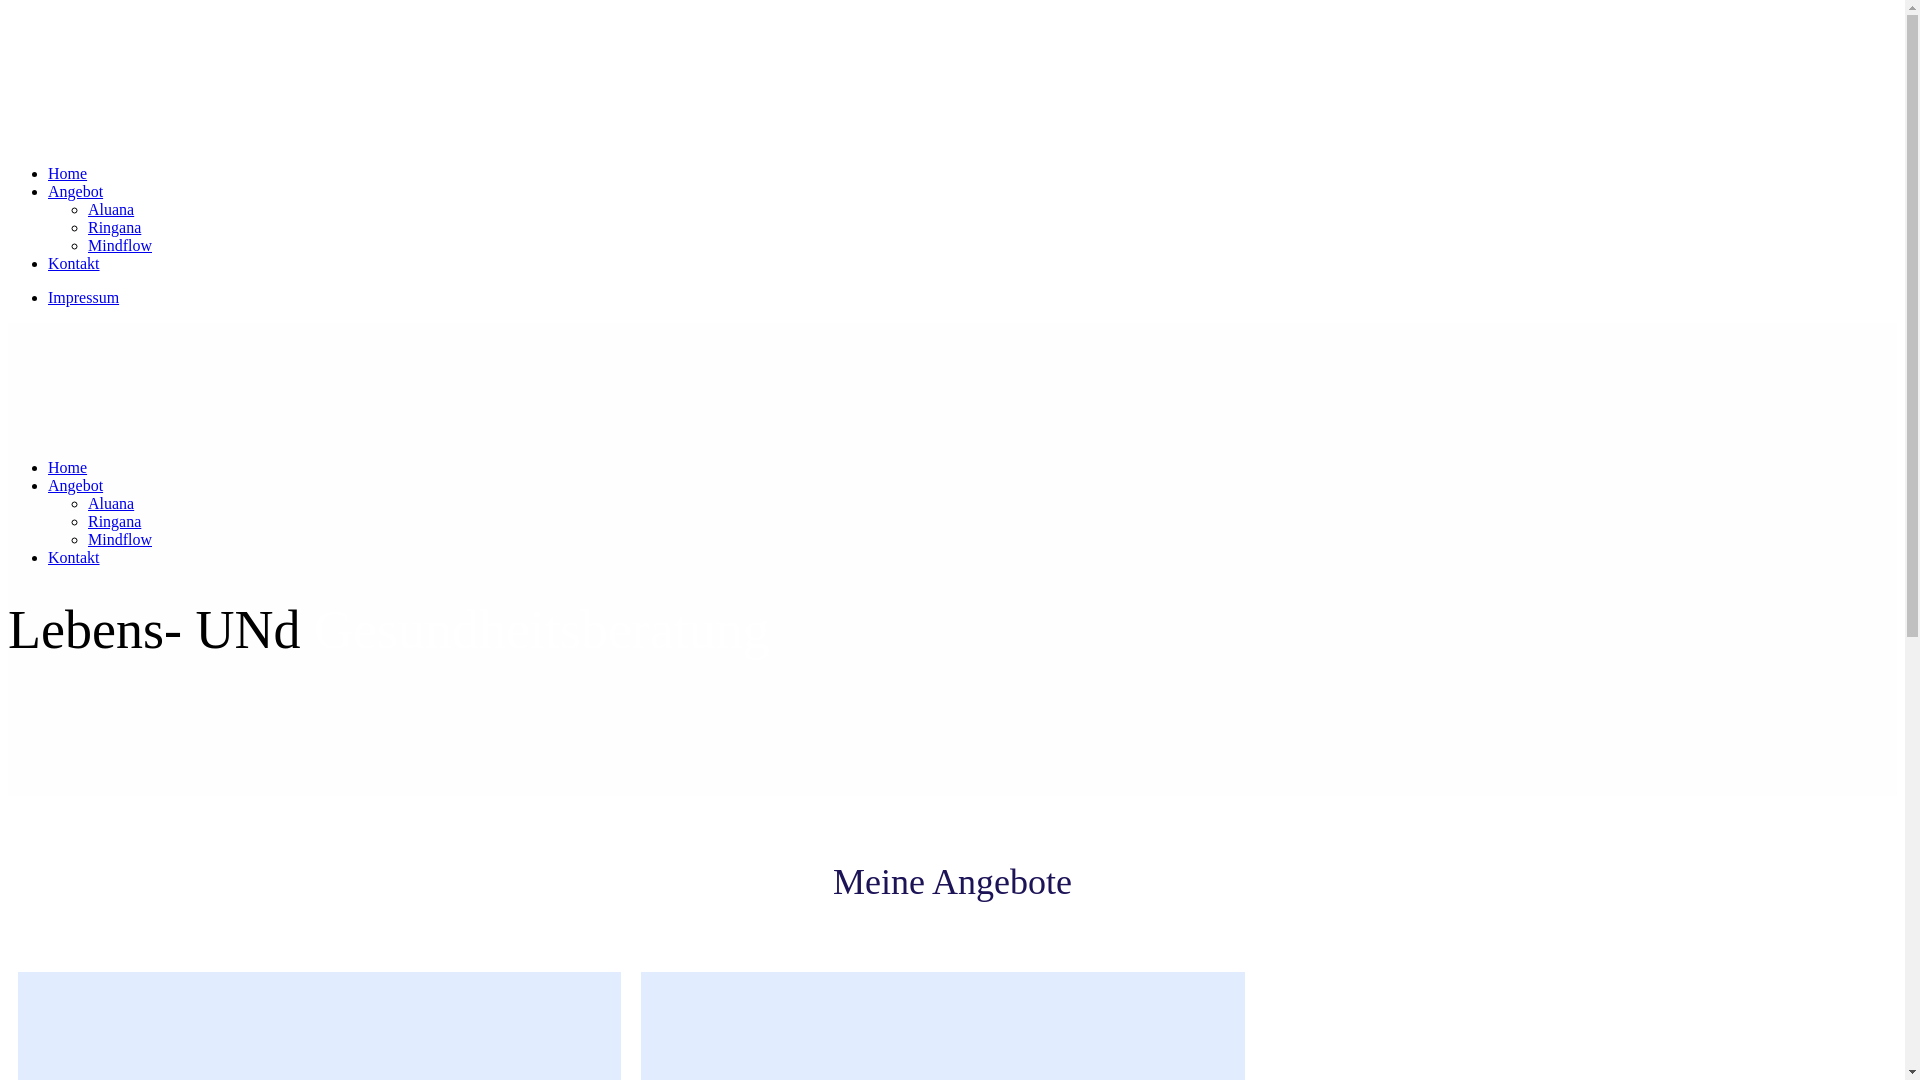 This screenshot has height=1080, width=1920. What do you see at coordinates (109, 209) in the screenshot?
I see `'Aluana'` at bounding box center [109, 209].